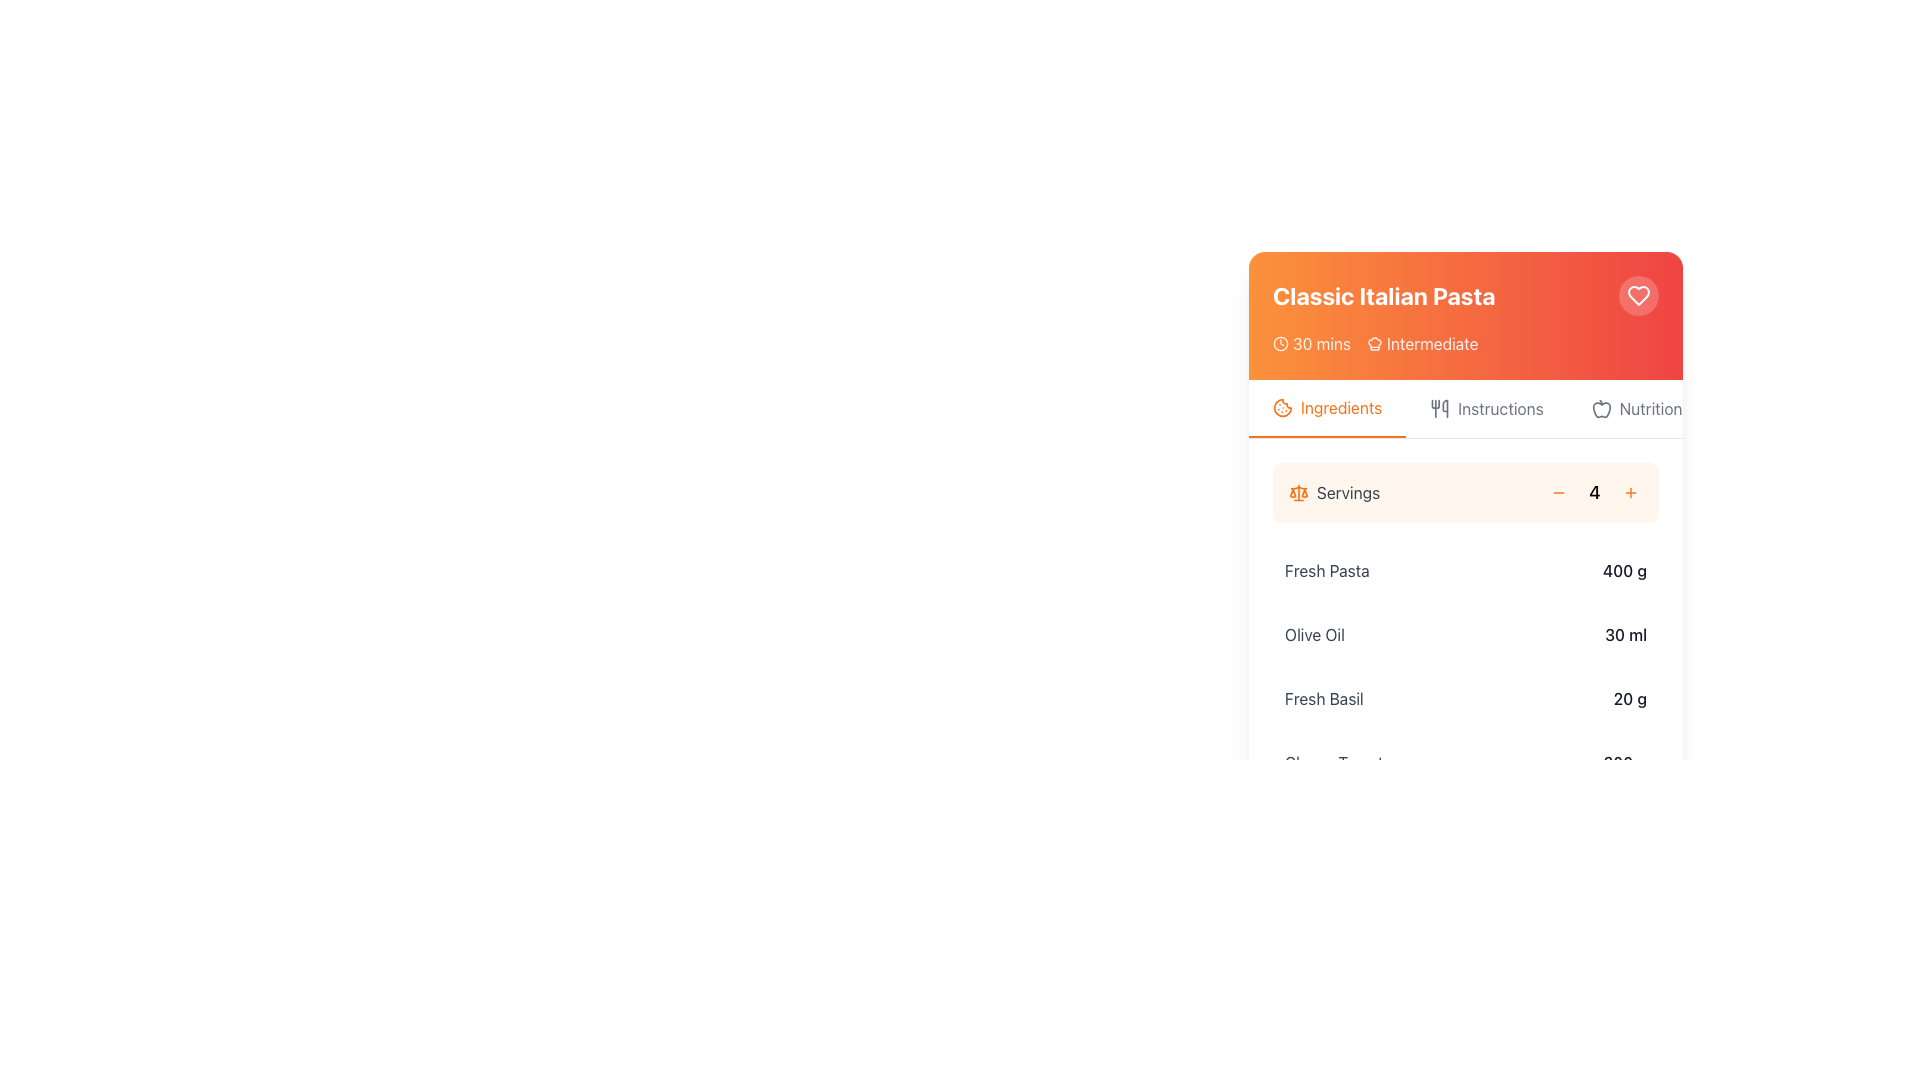 The width and height of the screenshot is (1920, 1080). I want to click on the Navigation Tab, which is the second tab from the left in the horizontal tab section, to possibly see a tooltip, so click(1500, 407).